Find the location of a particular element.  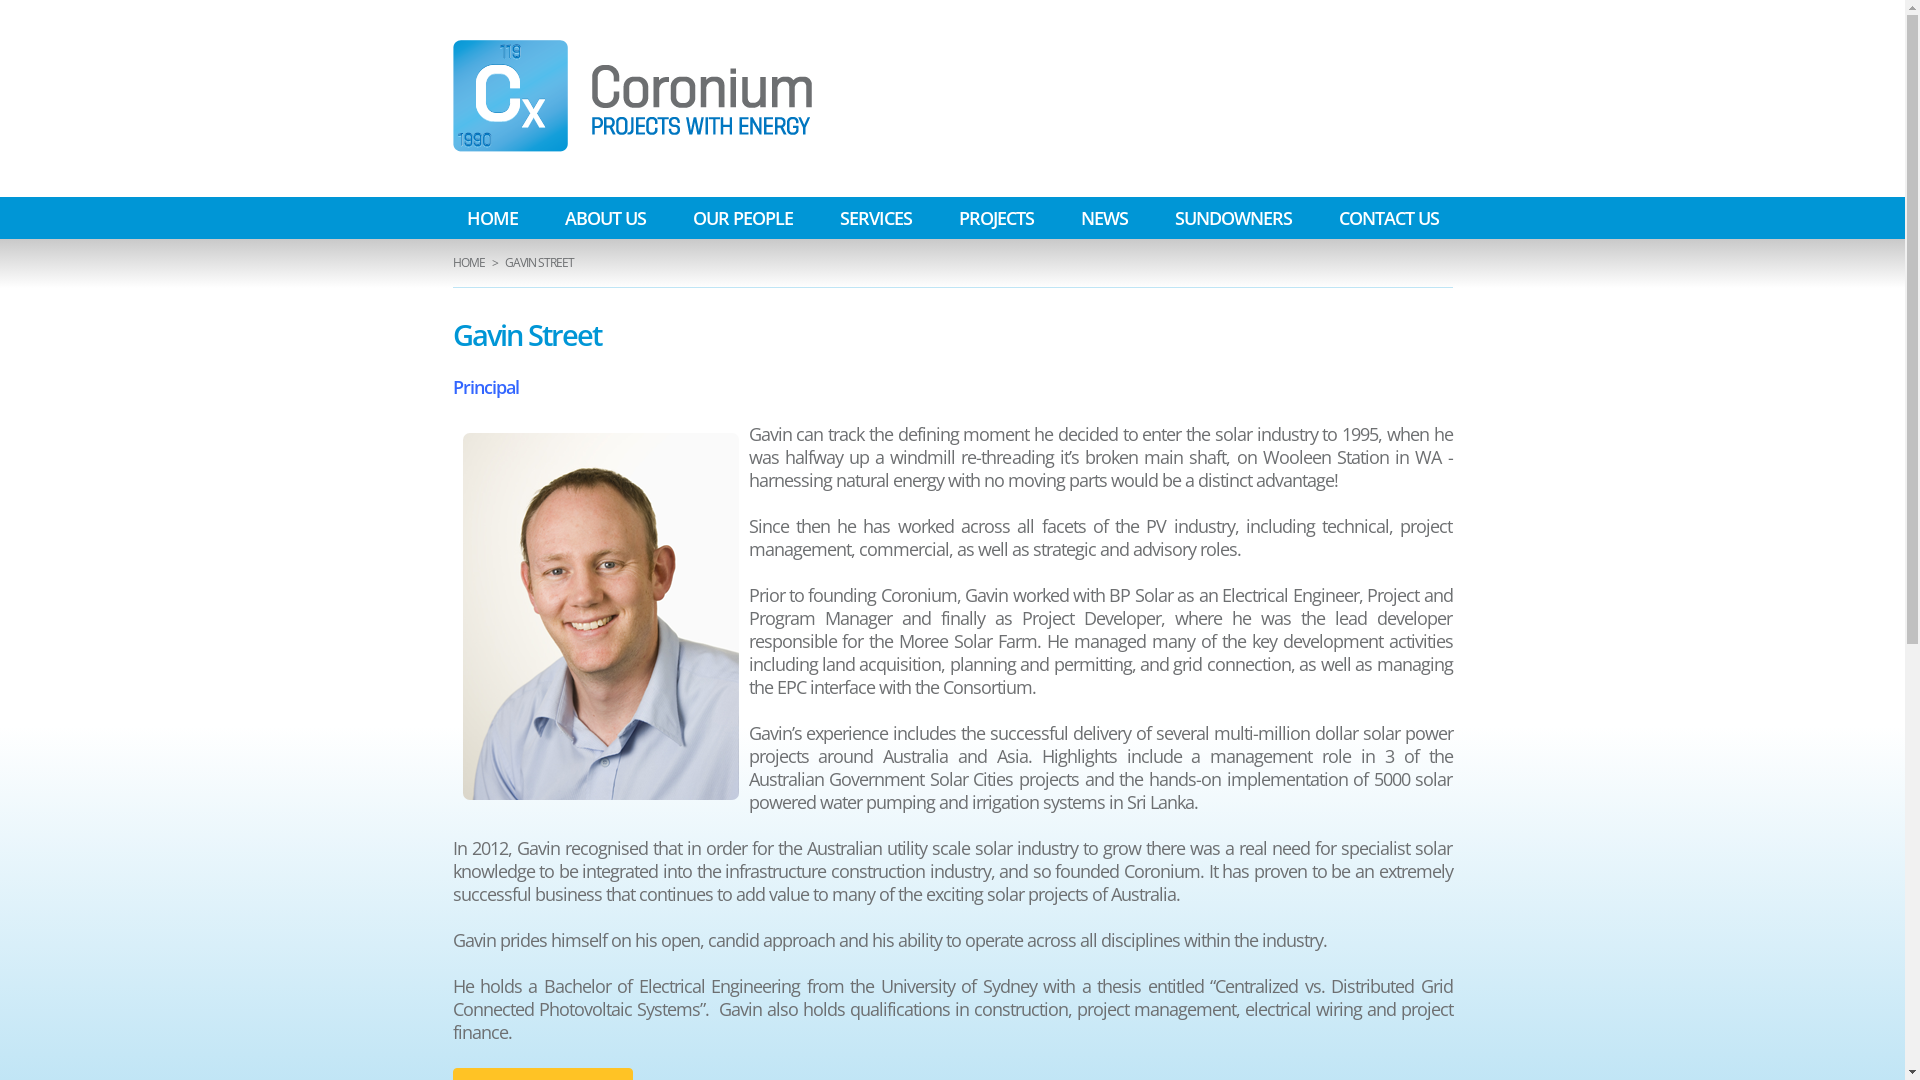

'SUNDOWNERS' is located at coordinates (1231, 218).